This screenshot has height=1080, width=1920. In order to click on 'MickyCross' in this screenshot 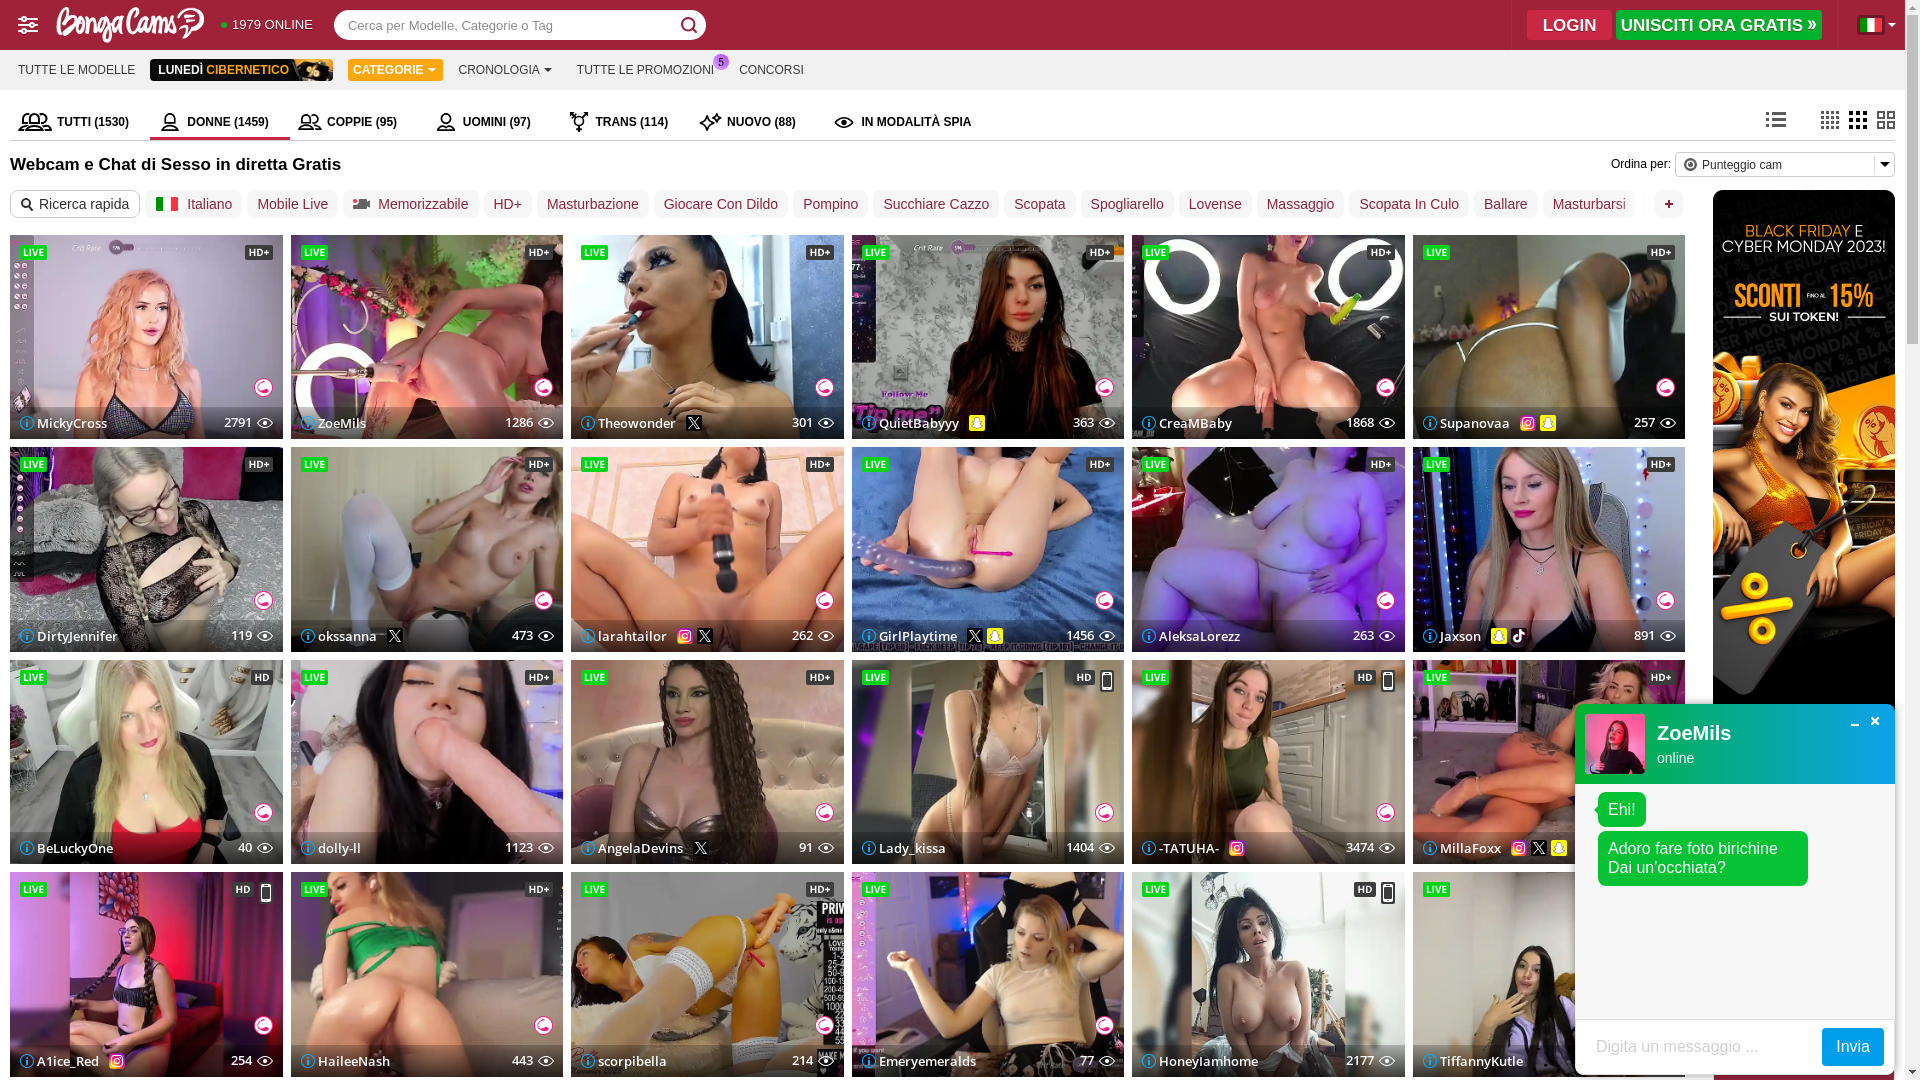, I will do `click(63, 422)`.